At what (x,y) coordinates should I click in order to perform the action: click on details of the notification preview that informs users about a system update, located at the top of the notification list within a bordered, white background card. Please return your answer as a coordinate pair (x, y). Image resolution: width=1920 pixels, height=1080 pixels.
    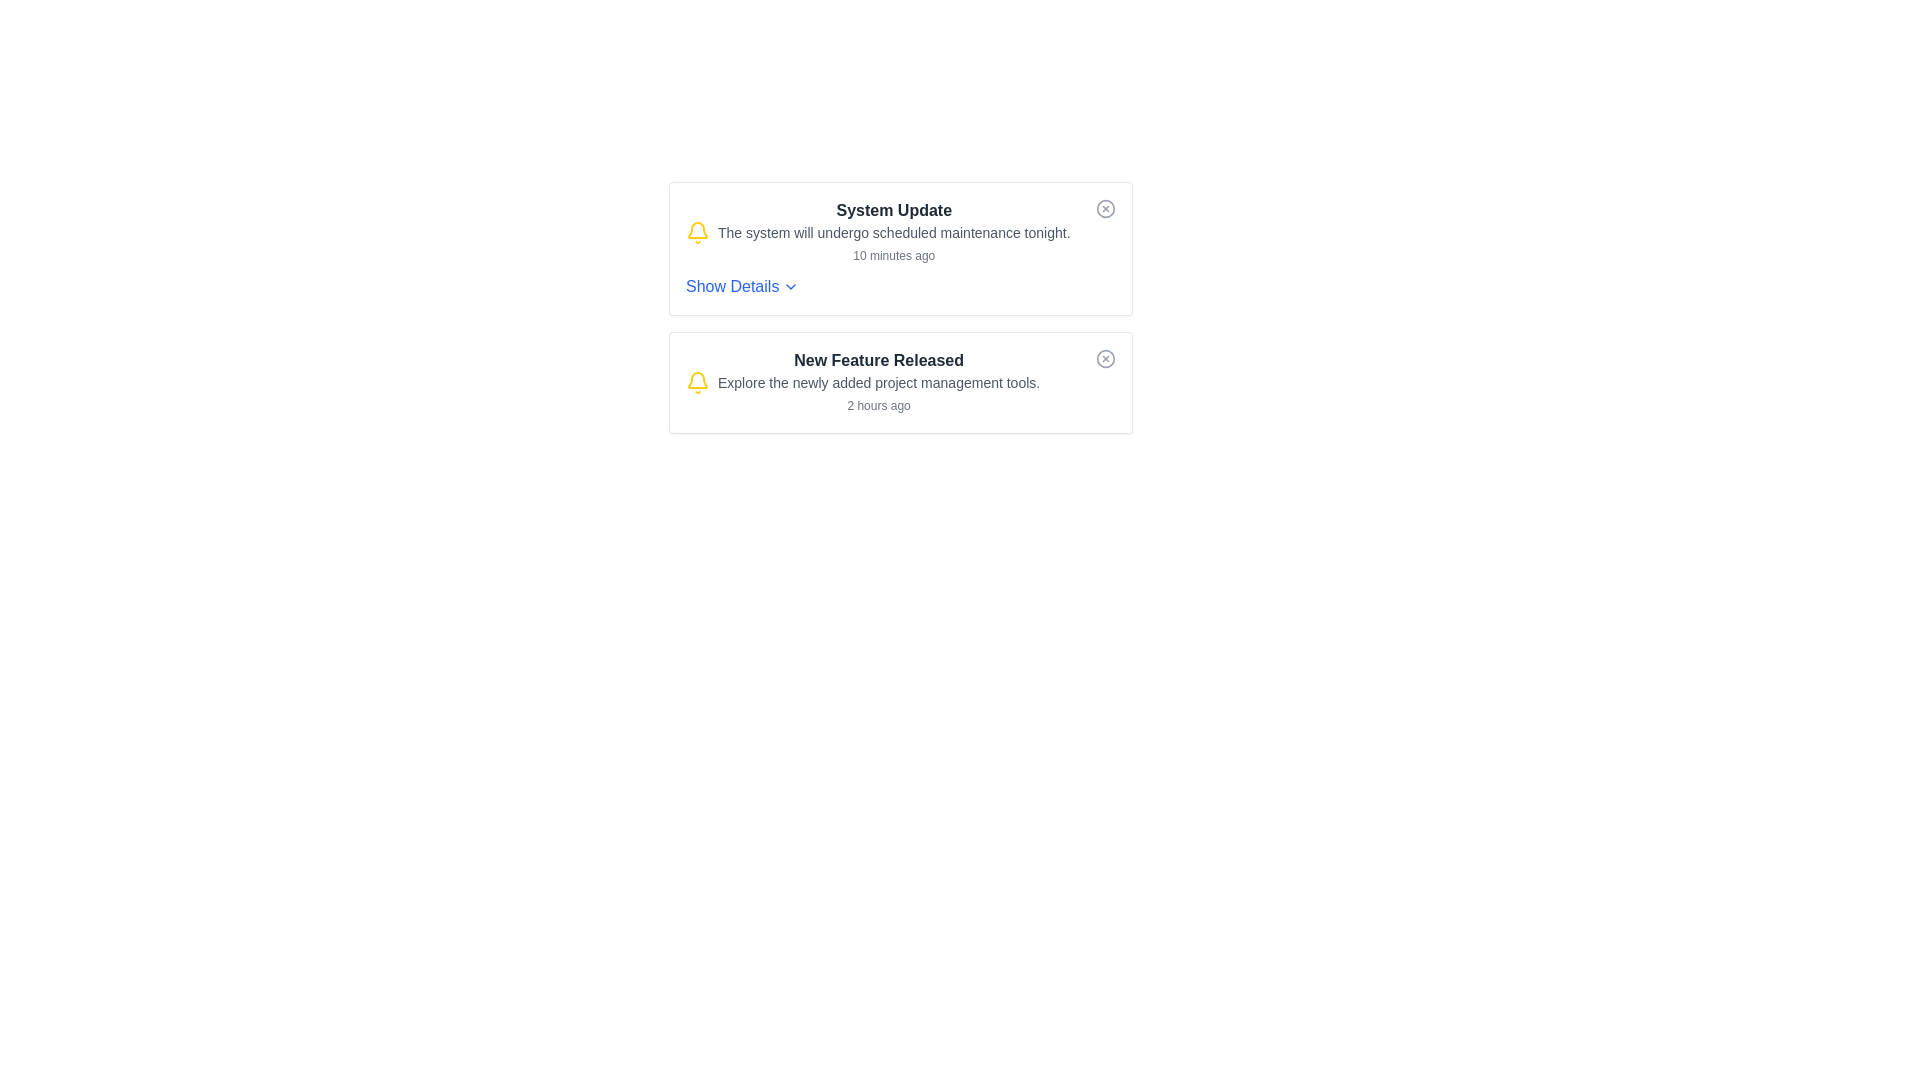
    Looking at the image, I should click on (900, 231).